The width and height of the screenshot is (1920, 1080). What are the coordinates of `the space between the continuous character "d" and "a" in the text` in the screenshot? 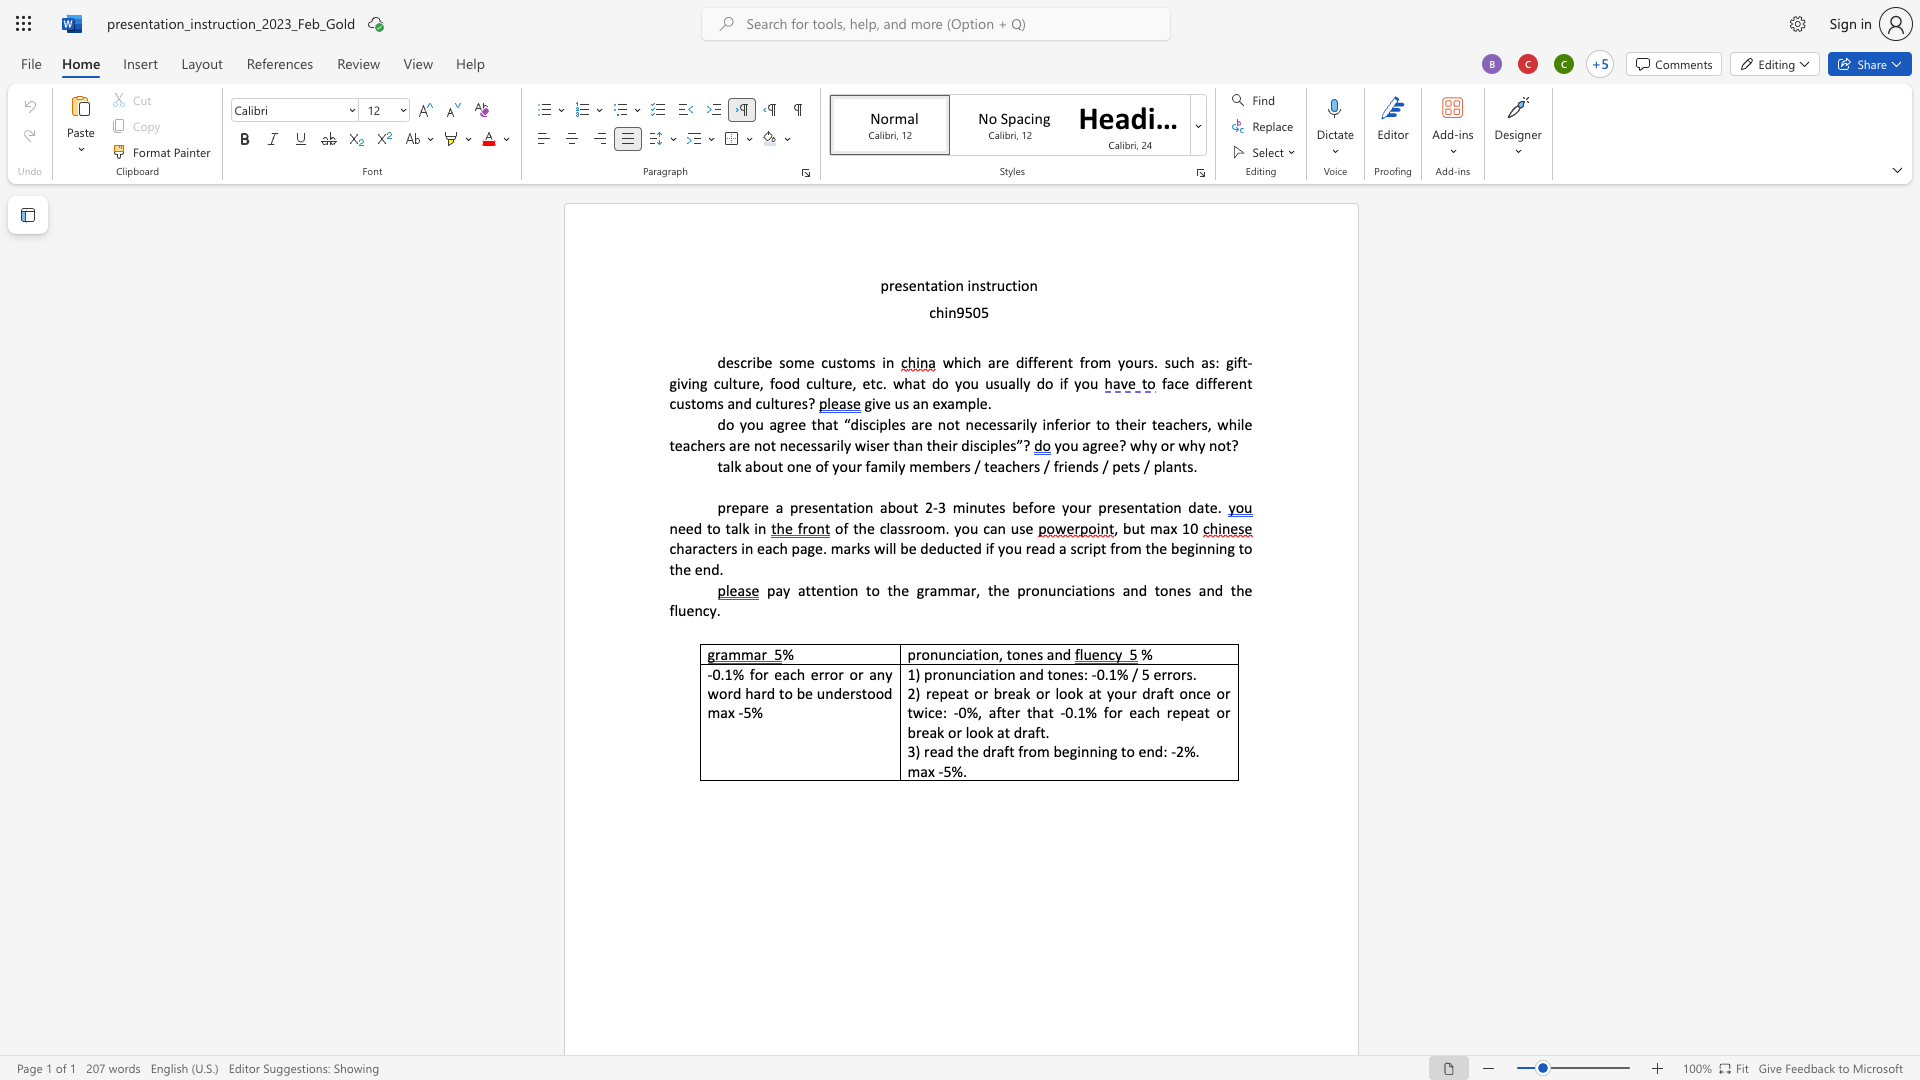 It's located at (1196, 506).